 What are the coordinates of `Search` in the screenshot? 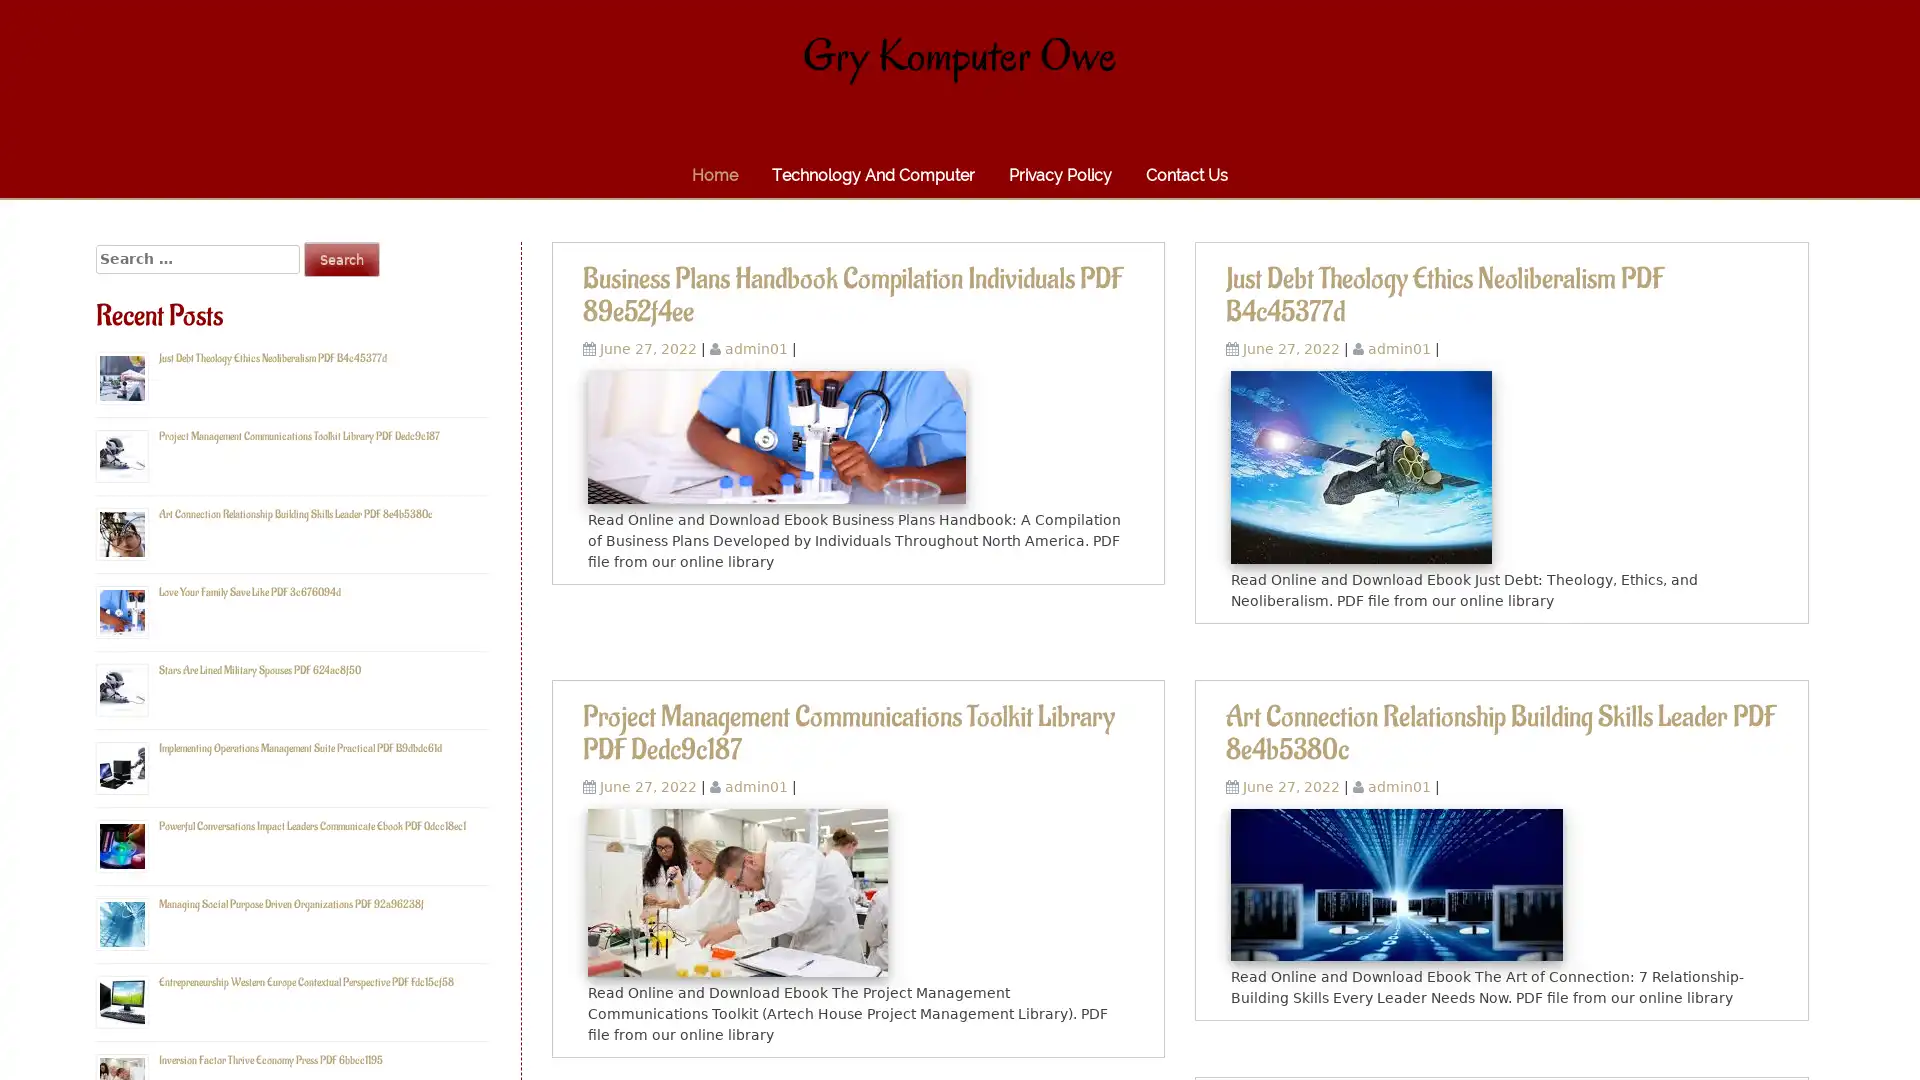 It's located at (341, 258).